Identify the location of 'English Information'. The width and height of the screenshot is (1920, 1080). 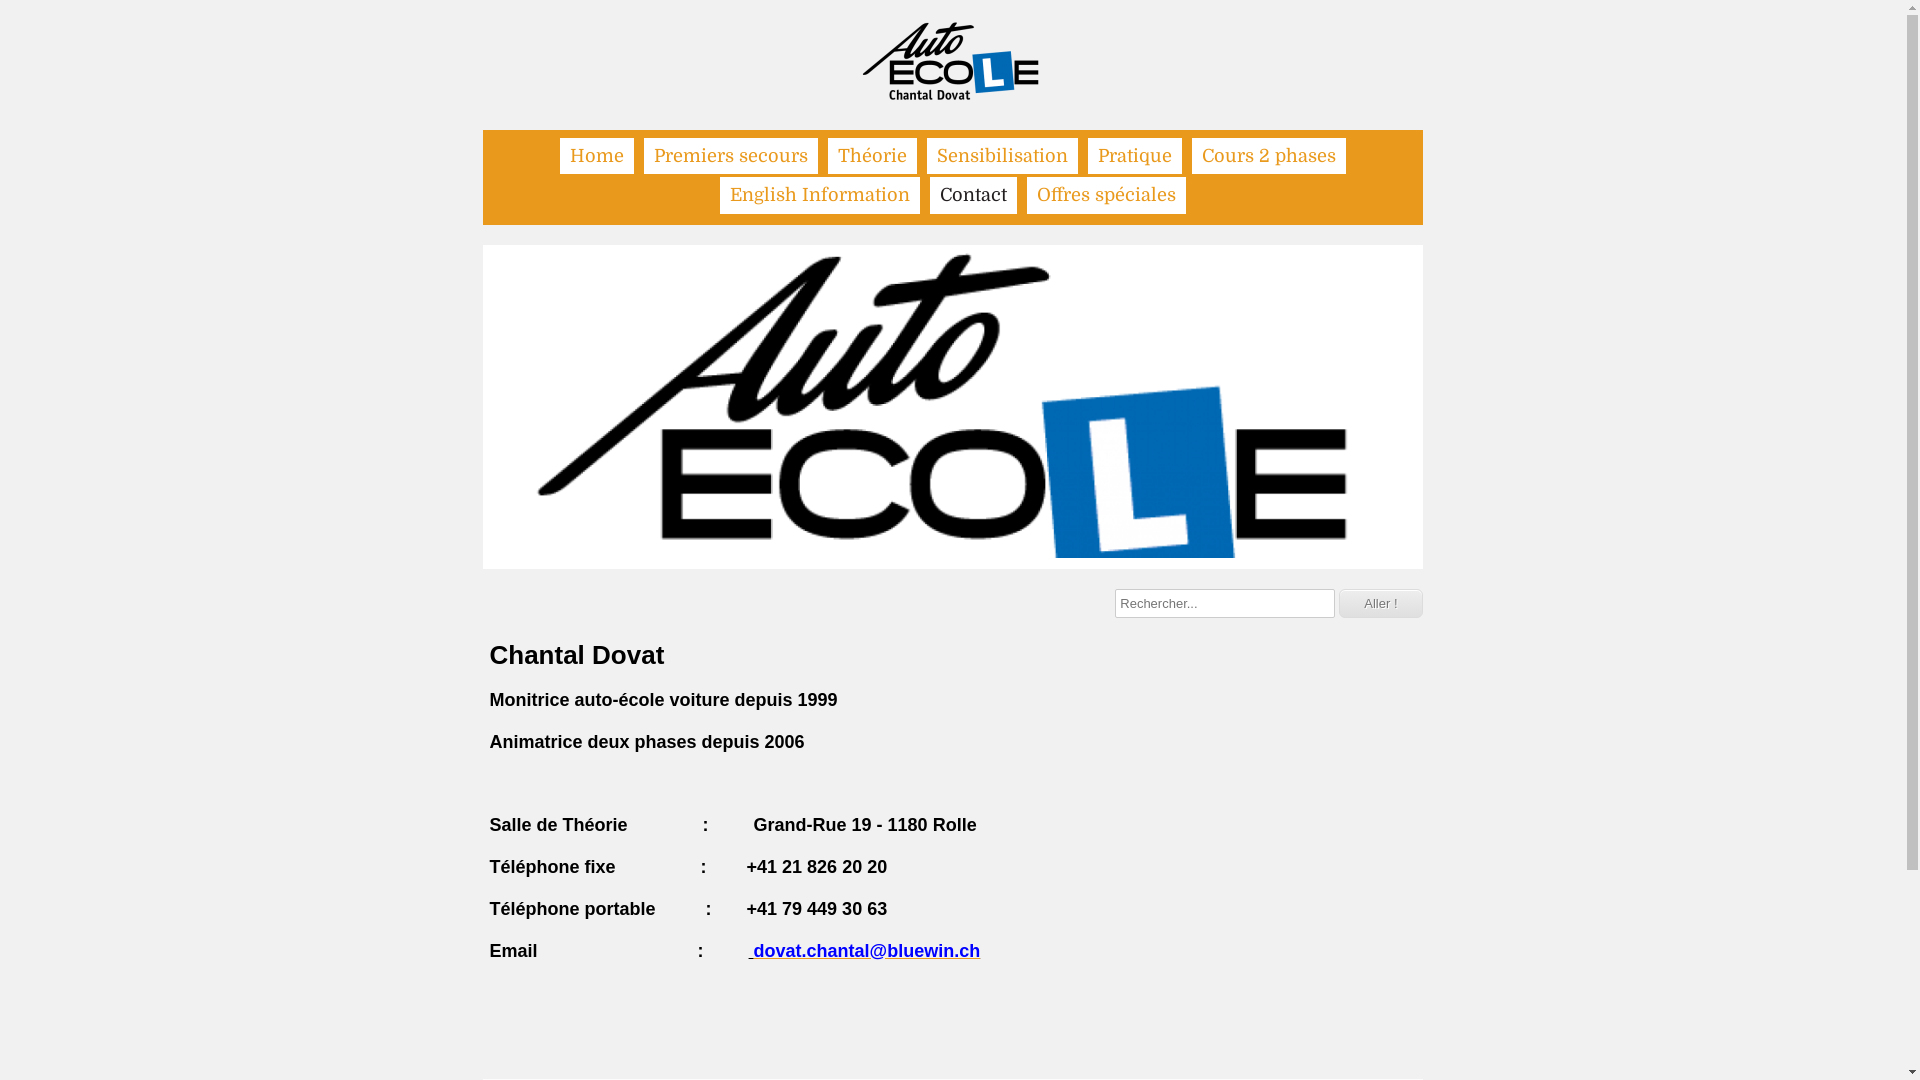
(820, 195).